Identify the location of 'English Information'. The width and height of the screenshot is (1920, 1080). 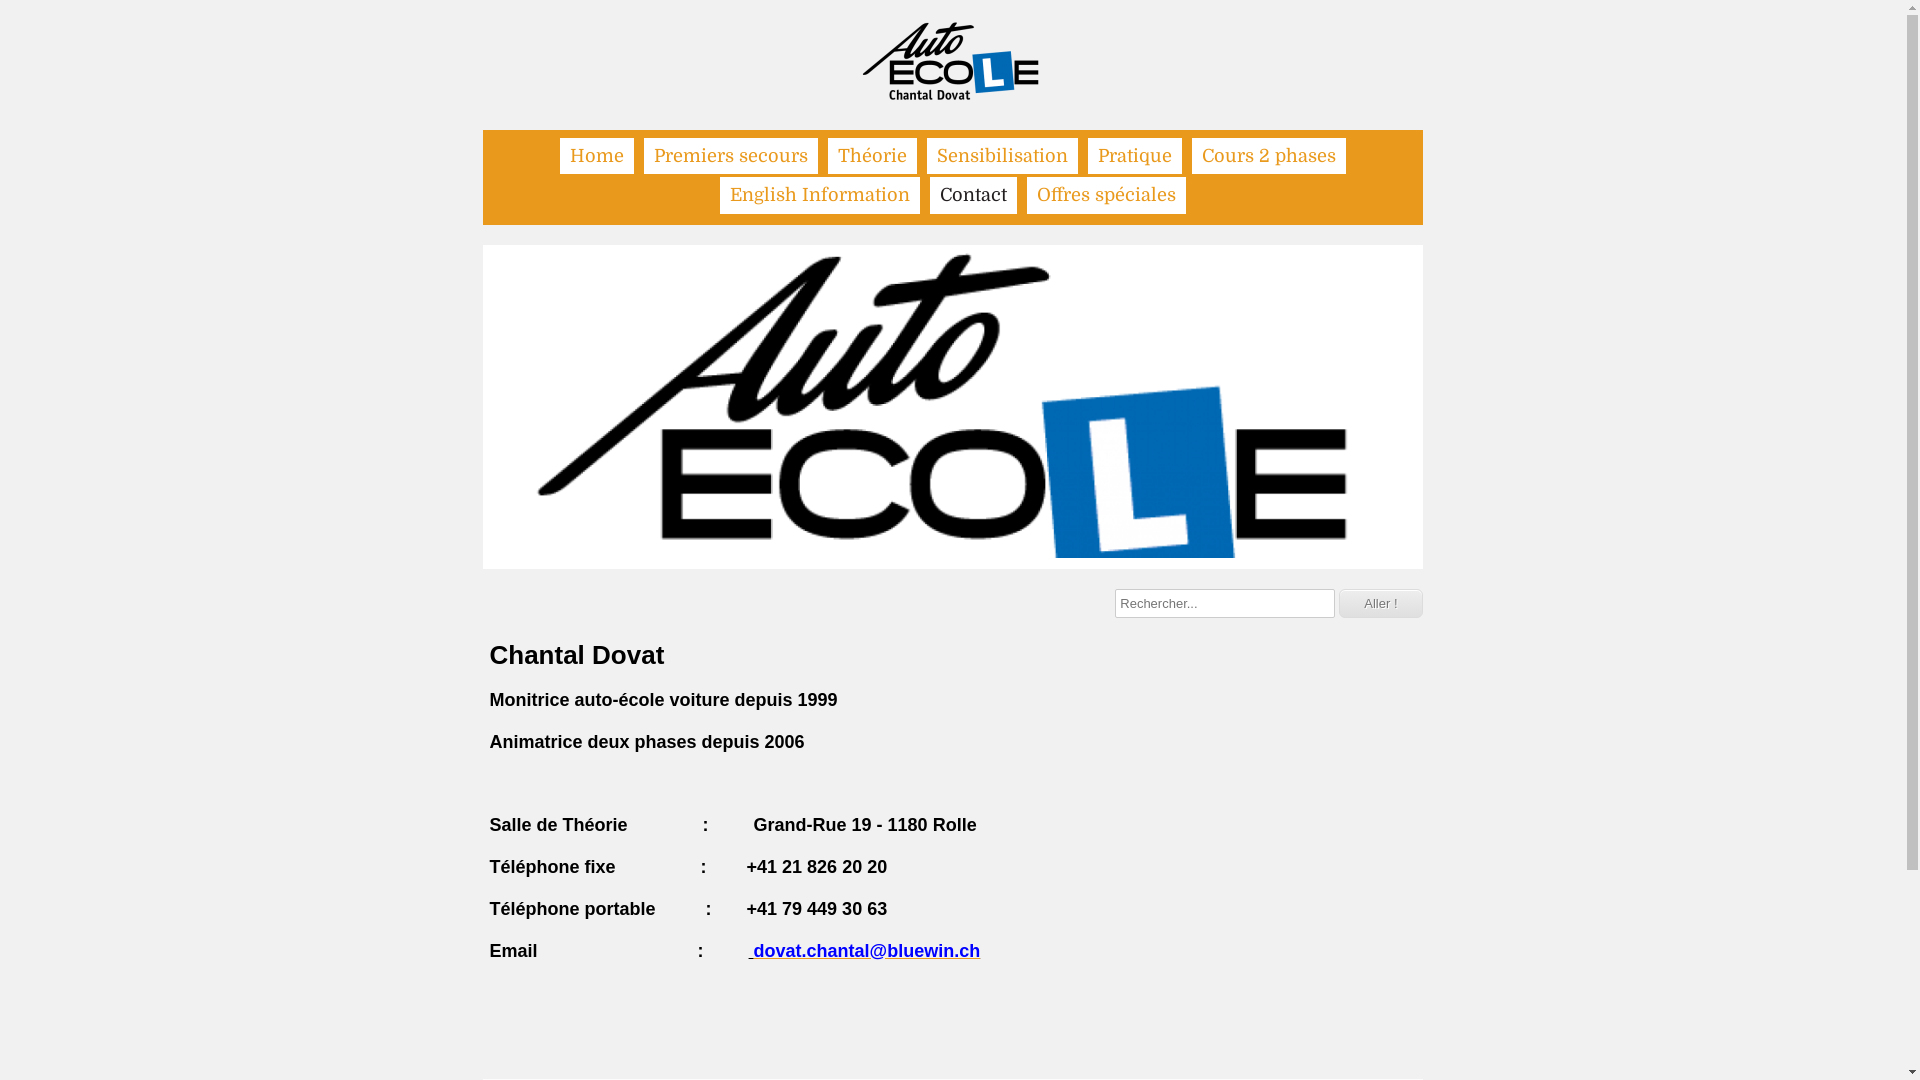
(820, 195).